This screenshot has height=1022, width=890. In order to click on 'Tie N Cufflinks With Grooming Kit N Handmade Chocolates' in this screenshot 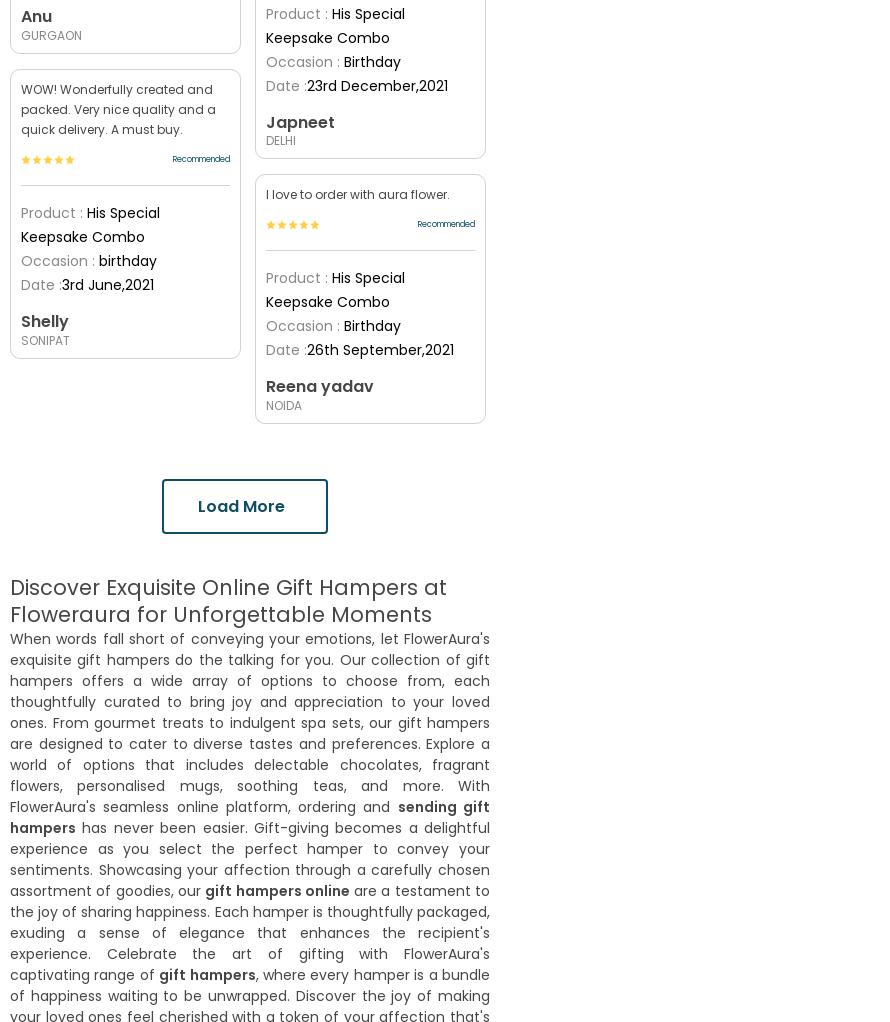, I will do `click(364, 786)`.